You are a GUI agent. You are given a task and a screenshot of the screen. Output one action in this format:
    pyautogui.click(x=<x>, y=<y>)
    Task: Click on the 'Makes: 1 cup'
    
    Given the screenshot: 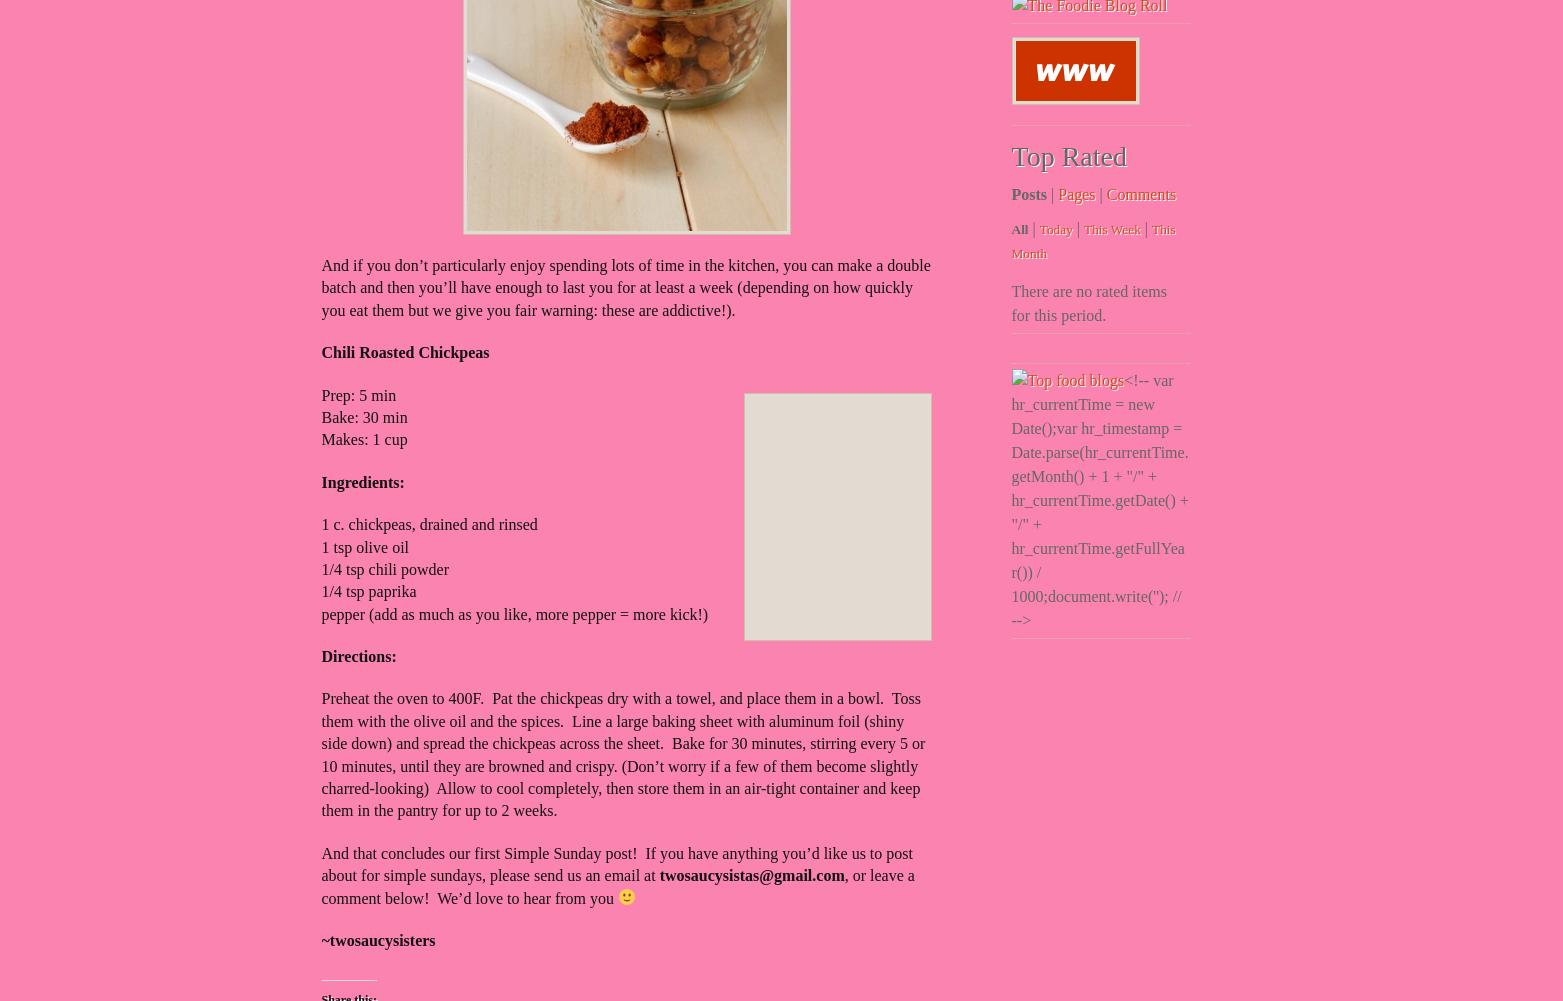 What is the action you would take?
    pyautogui.click(x=321, y=439)
    